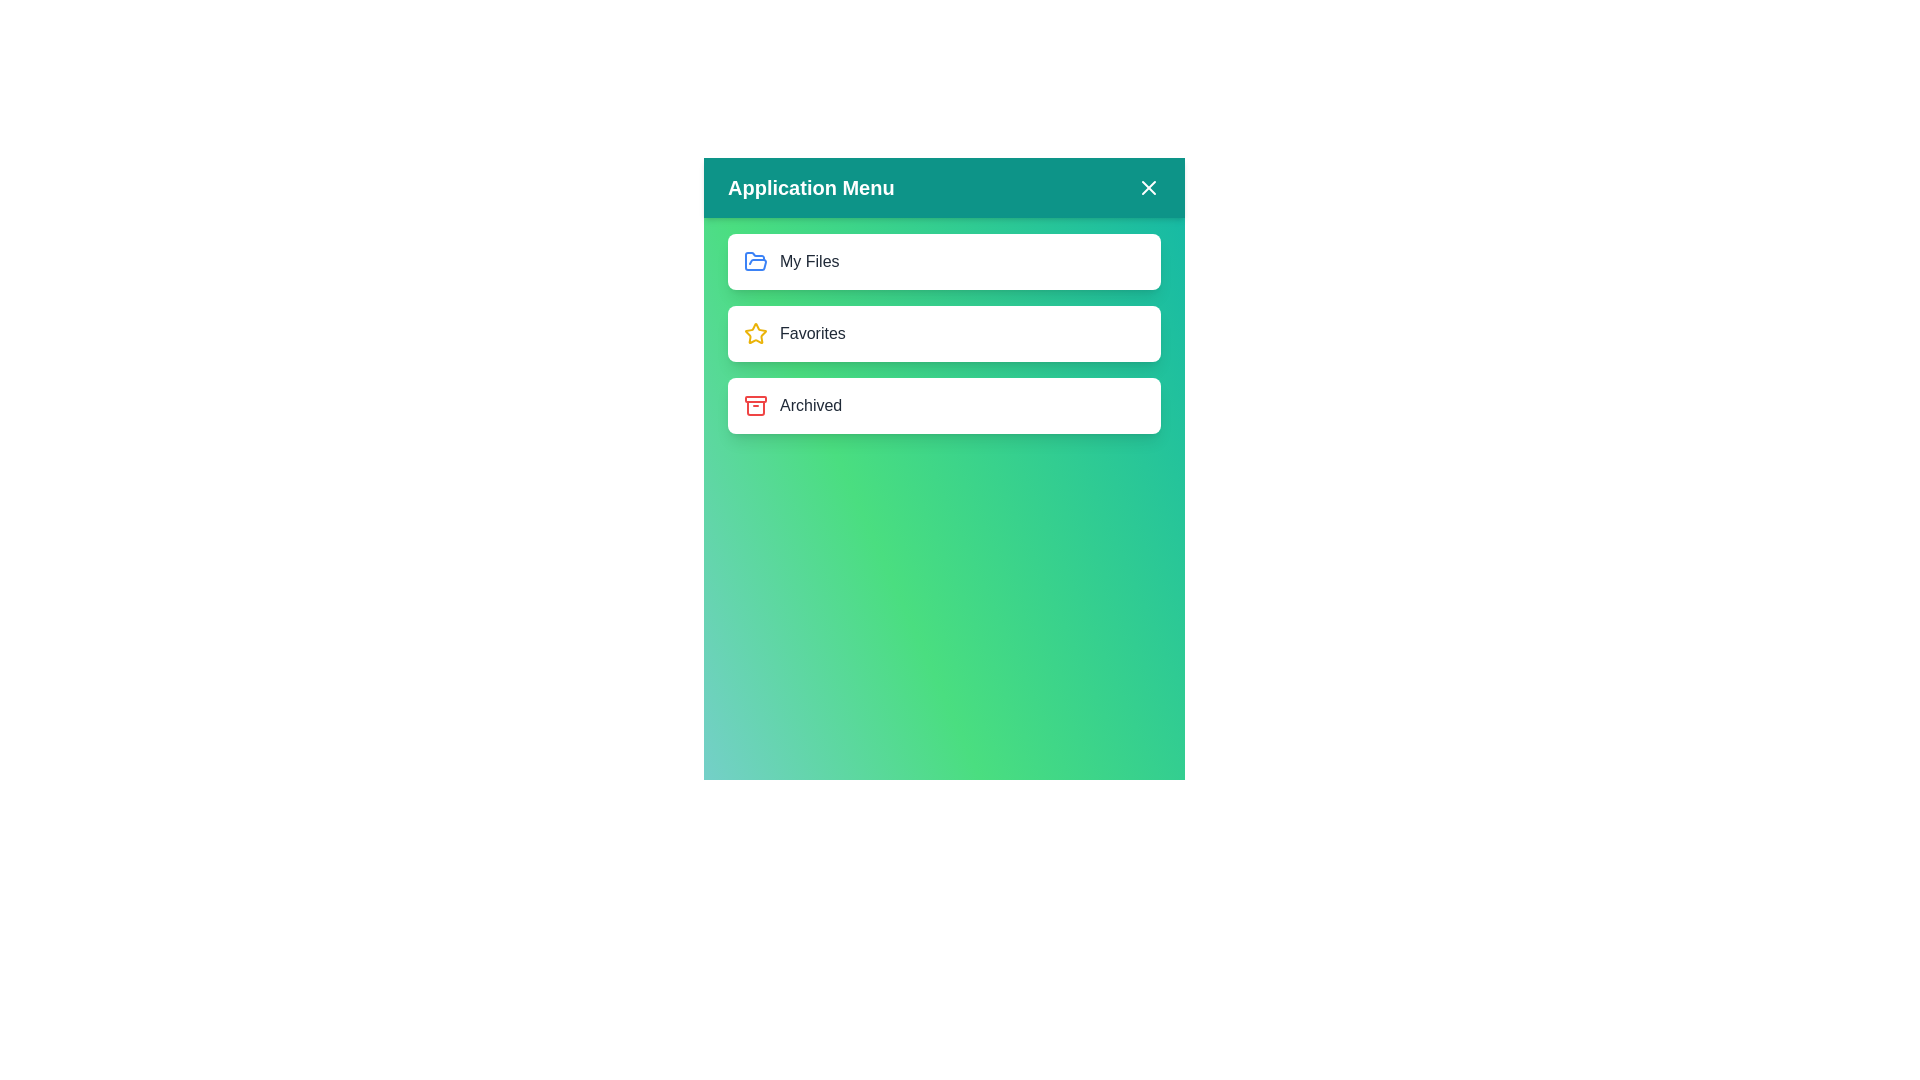 The image size is (1920, 1080). I want to click on the icon of the menu item Favorites, so click(754, 333).